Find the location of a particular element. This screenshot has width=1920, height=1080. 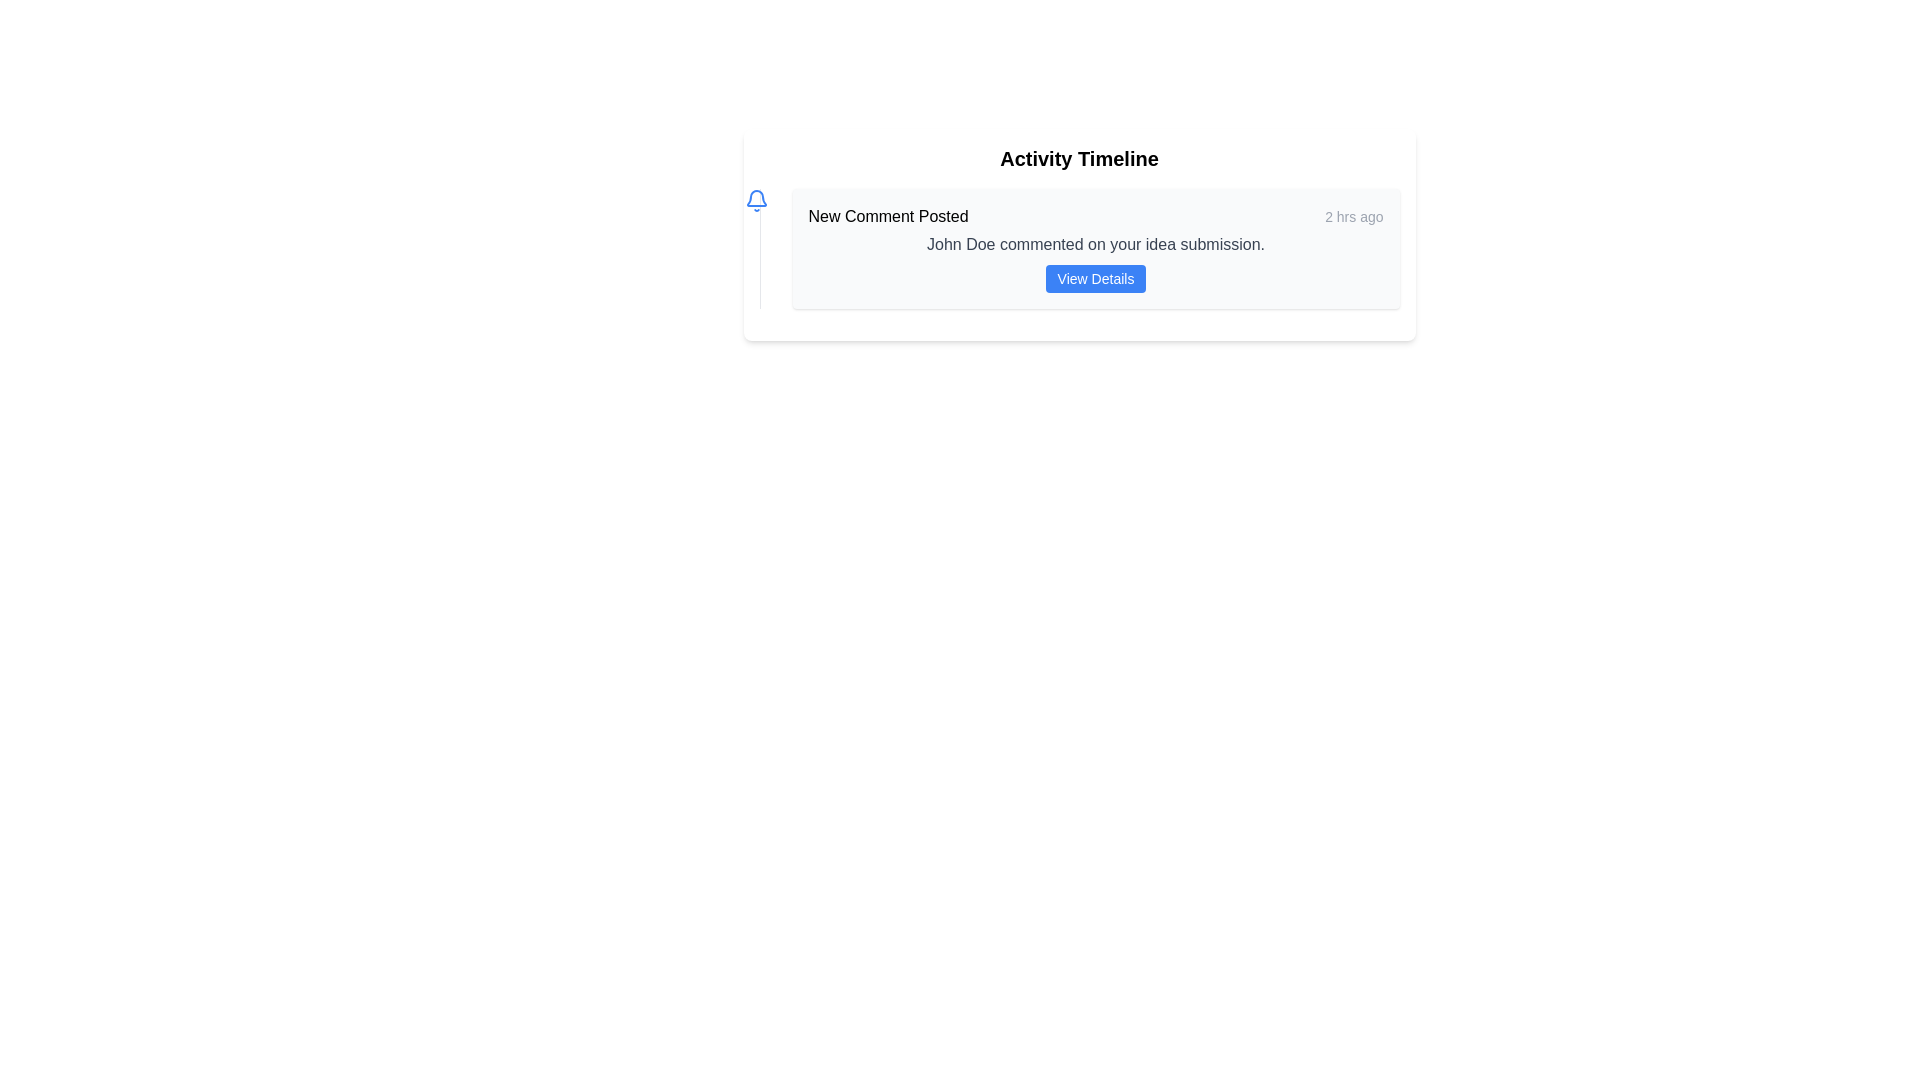

text content informing the user about a comment made by John Doe on their idea submission, located below 'New Comment Posted' and above 'View Details' is located at coordinates (1094, 244).